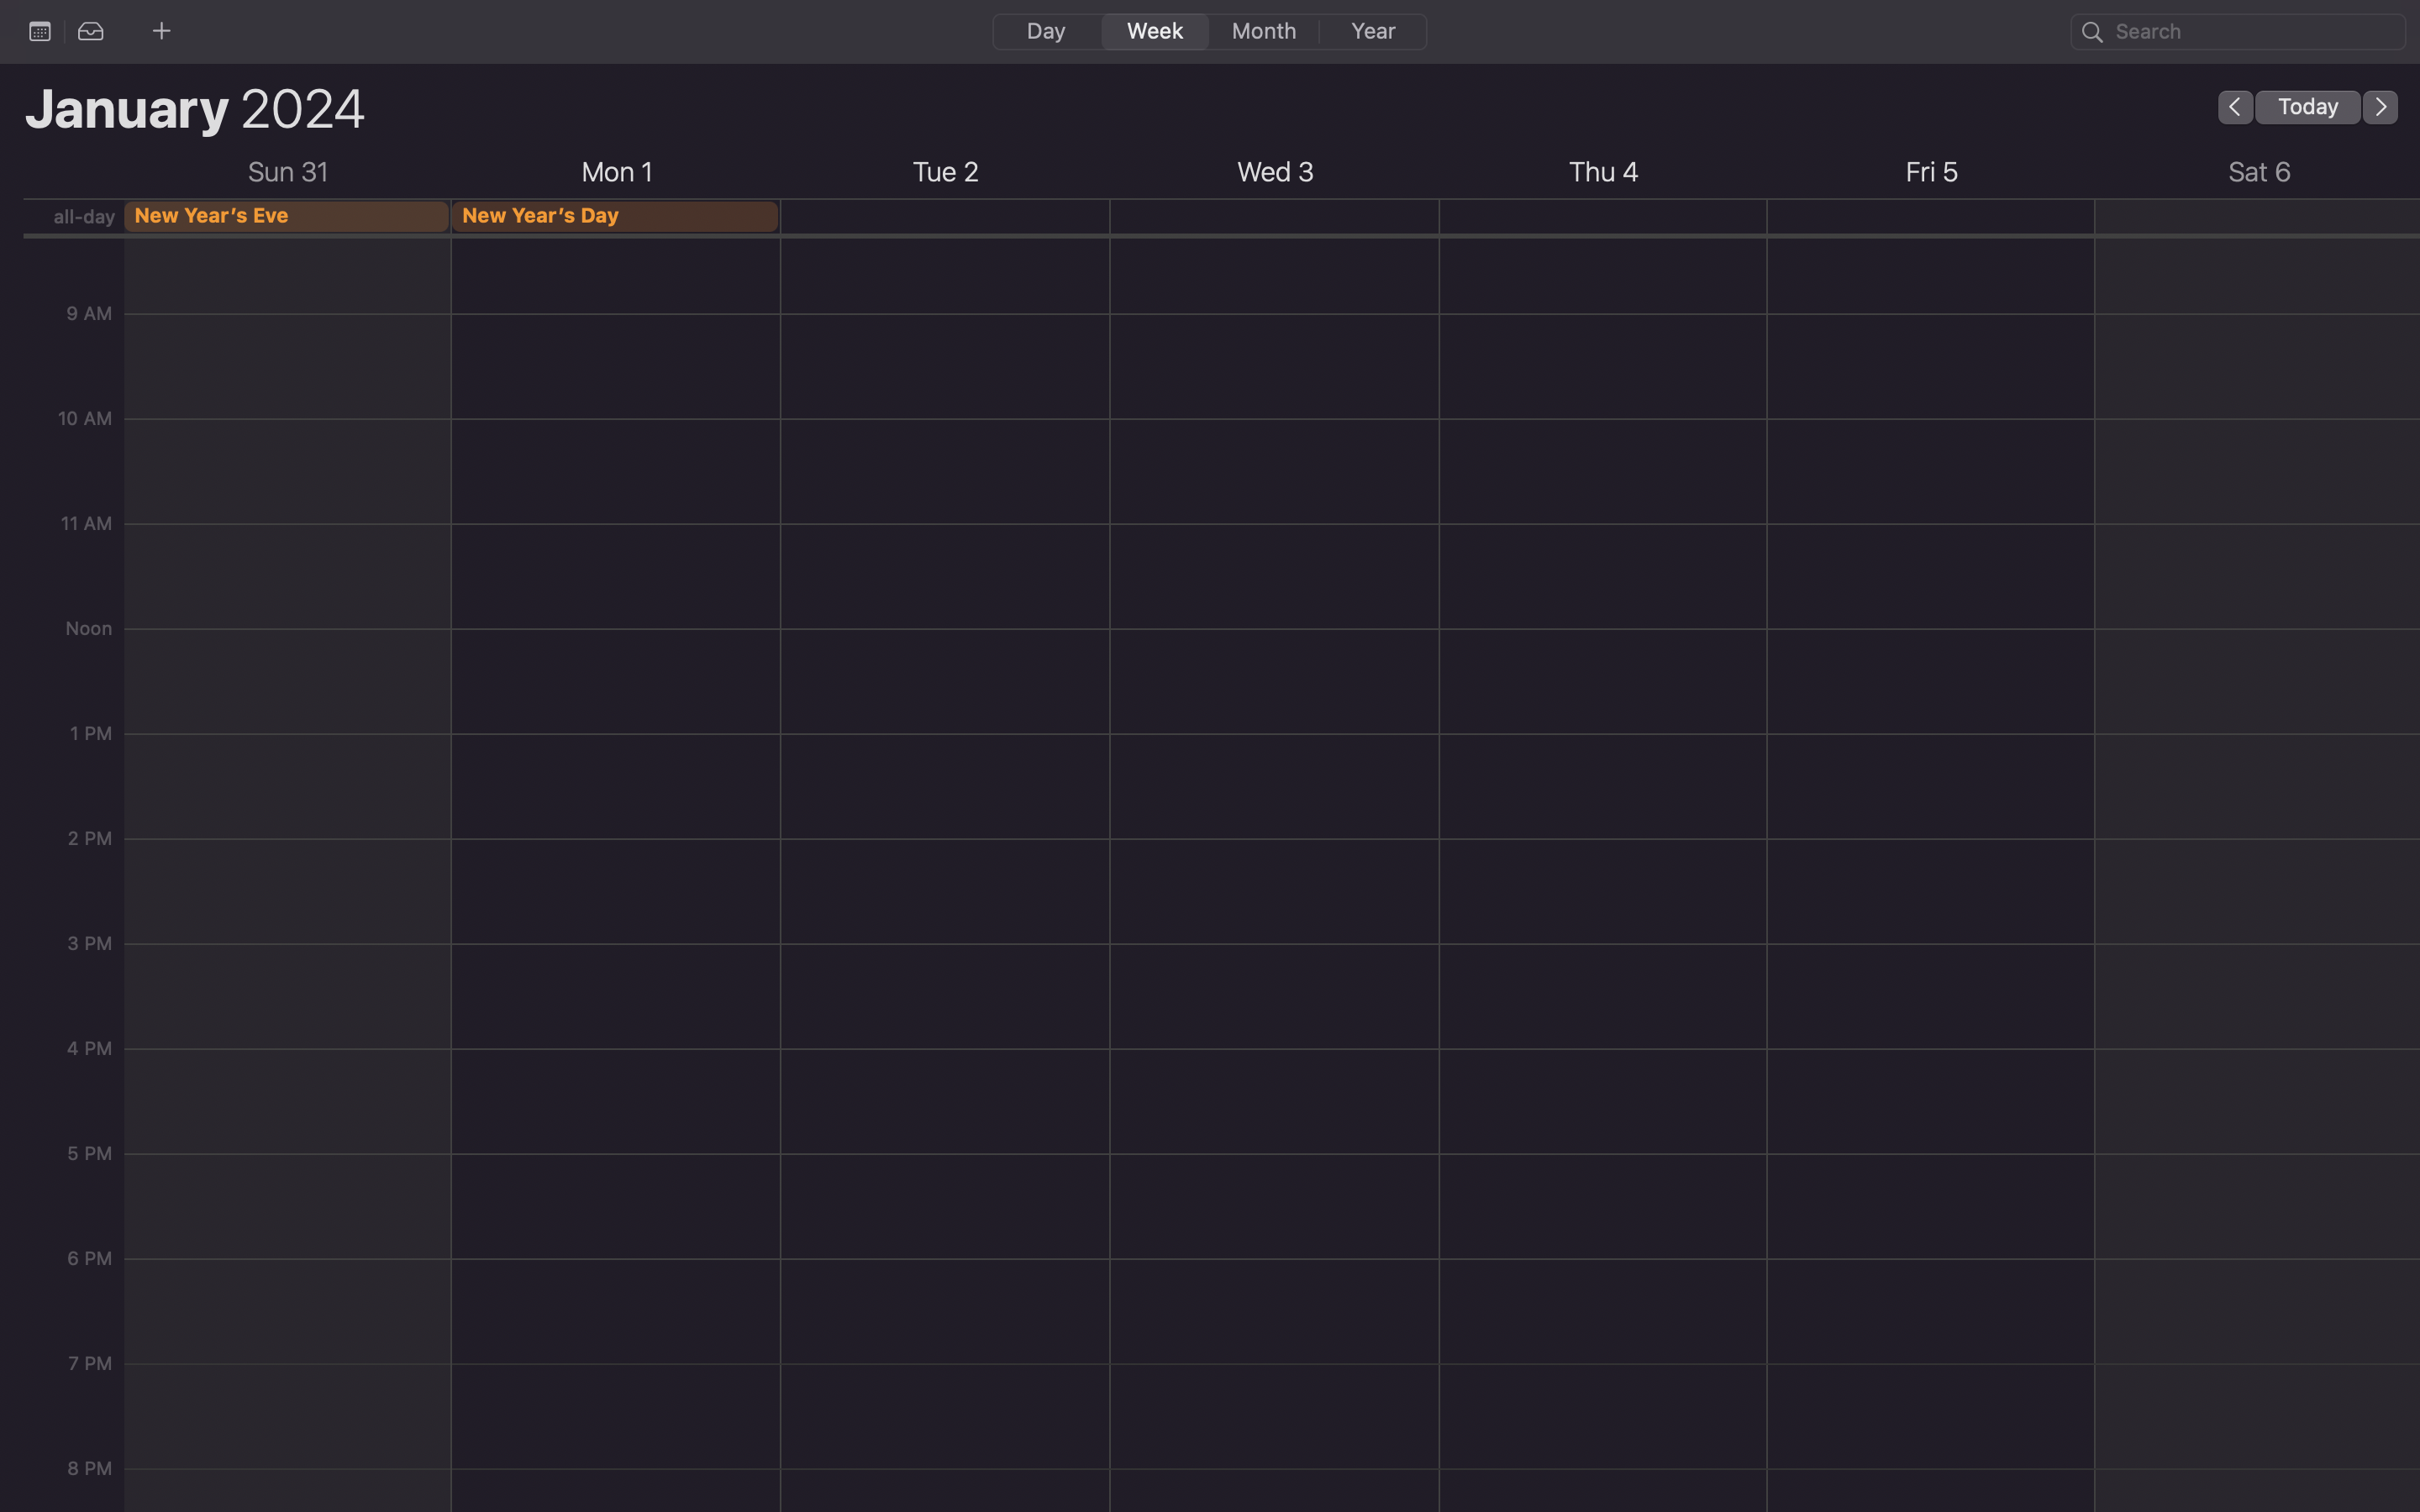 The height and width of the screenshot is (1512, 2420). Describe the element at coordinates (944, 976) in the screenshot. I see `Schedule an event for 2 pm on coming Tuesday` at that location.